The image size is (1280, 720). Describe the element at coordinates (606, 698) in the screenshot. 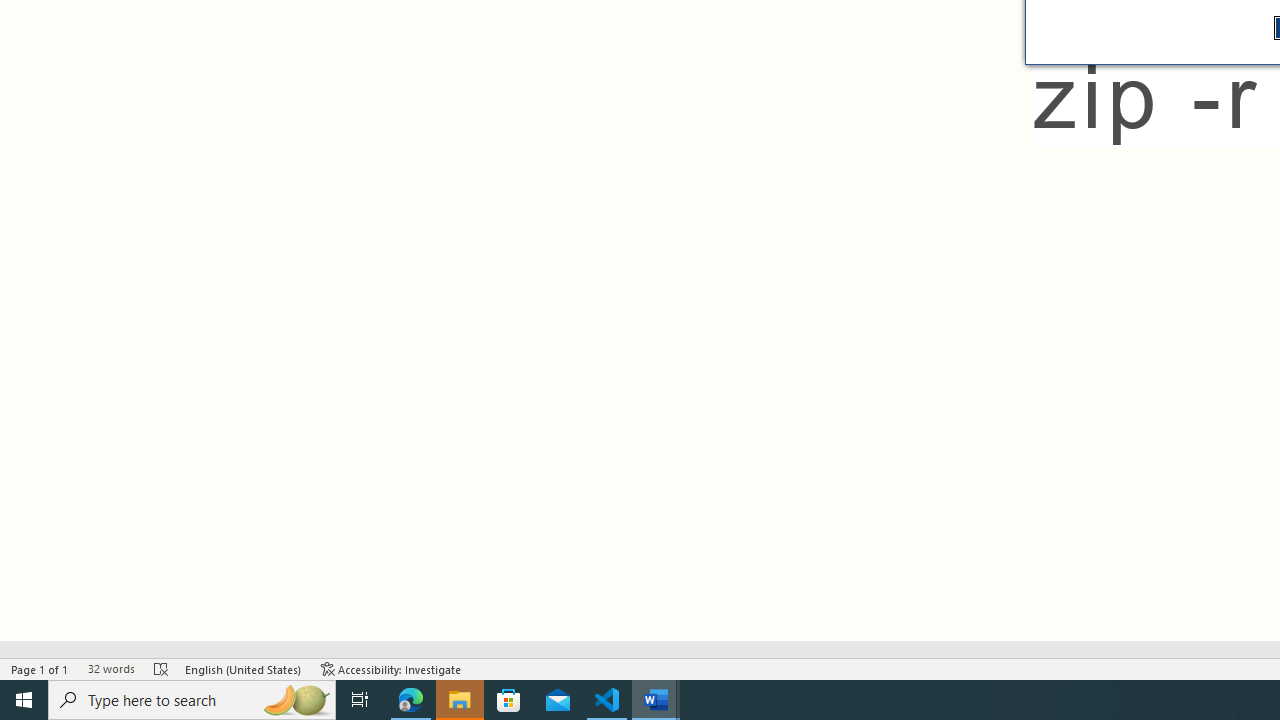

I see `'Visual Studio Code - 1 running window'` at that location.